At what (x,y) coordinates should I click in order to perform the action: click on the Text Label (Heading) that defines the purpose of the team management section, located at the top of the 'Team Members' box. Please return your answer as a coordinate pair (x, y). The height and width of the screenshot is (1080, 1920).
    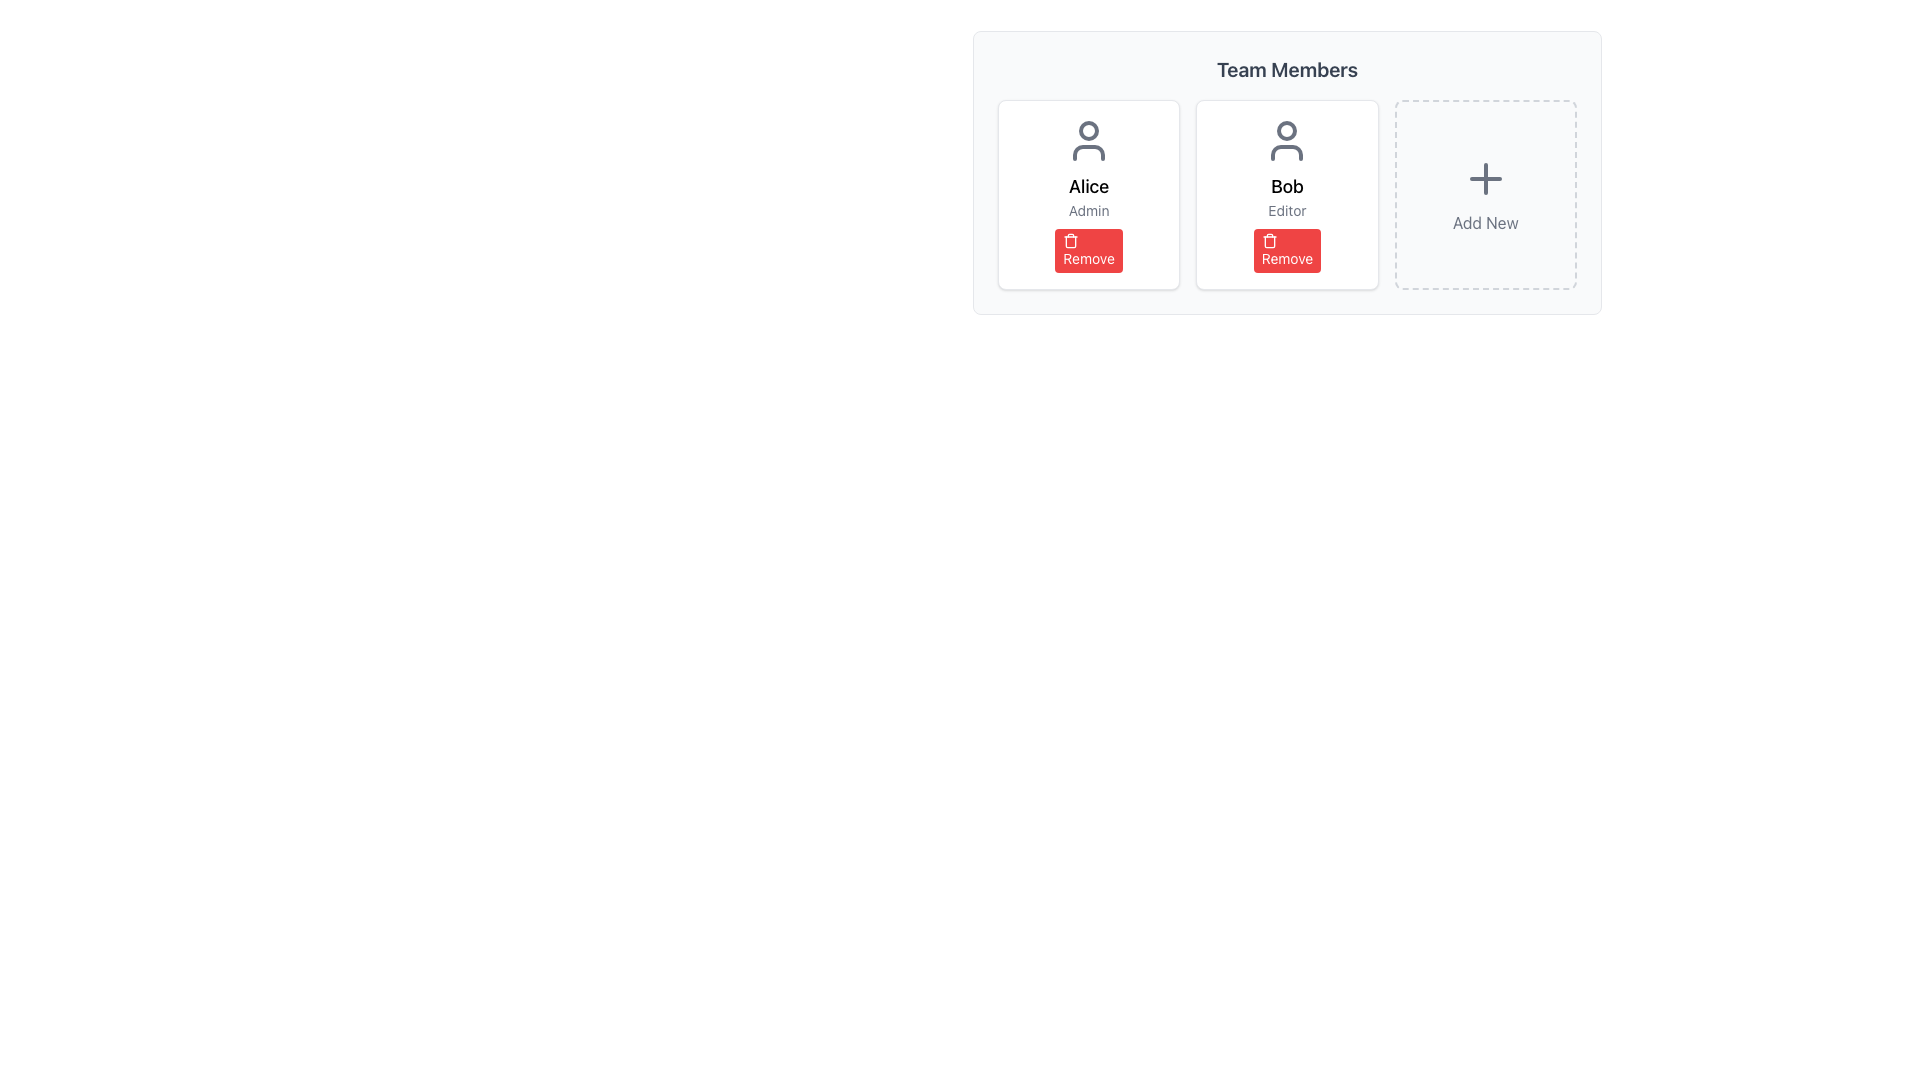
    Looking at the image, I should click on (1287, 68).